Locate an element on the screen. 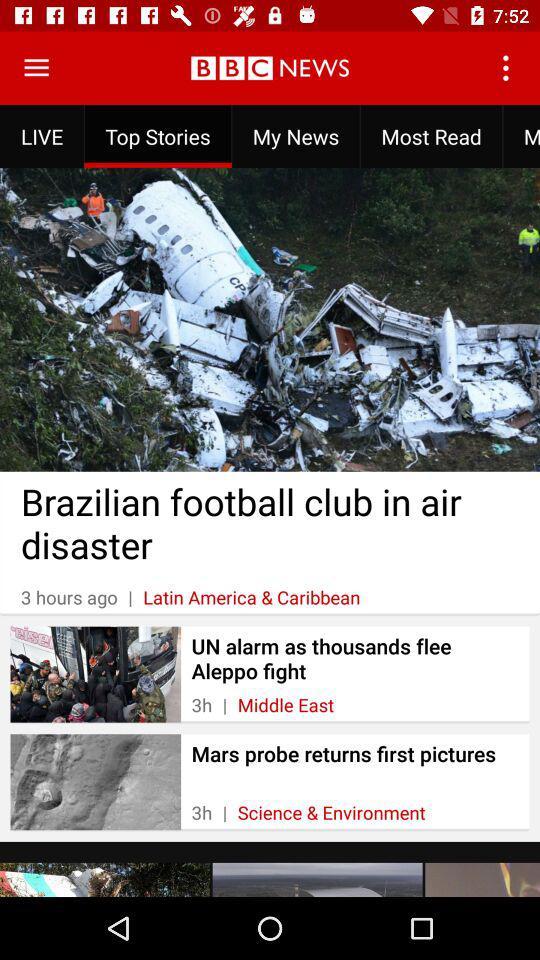  display menu options is located at coordinates (36, 68).